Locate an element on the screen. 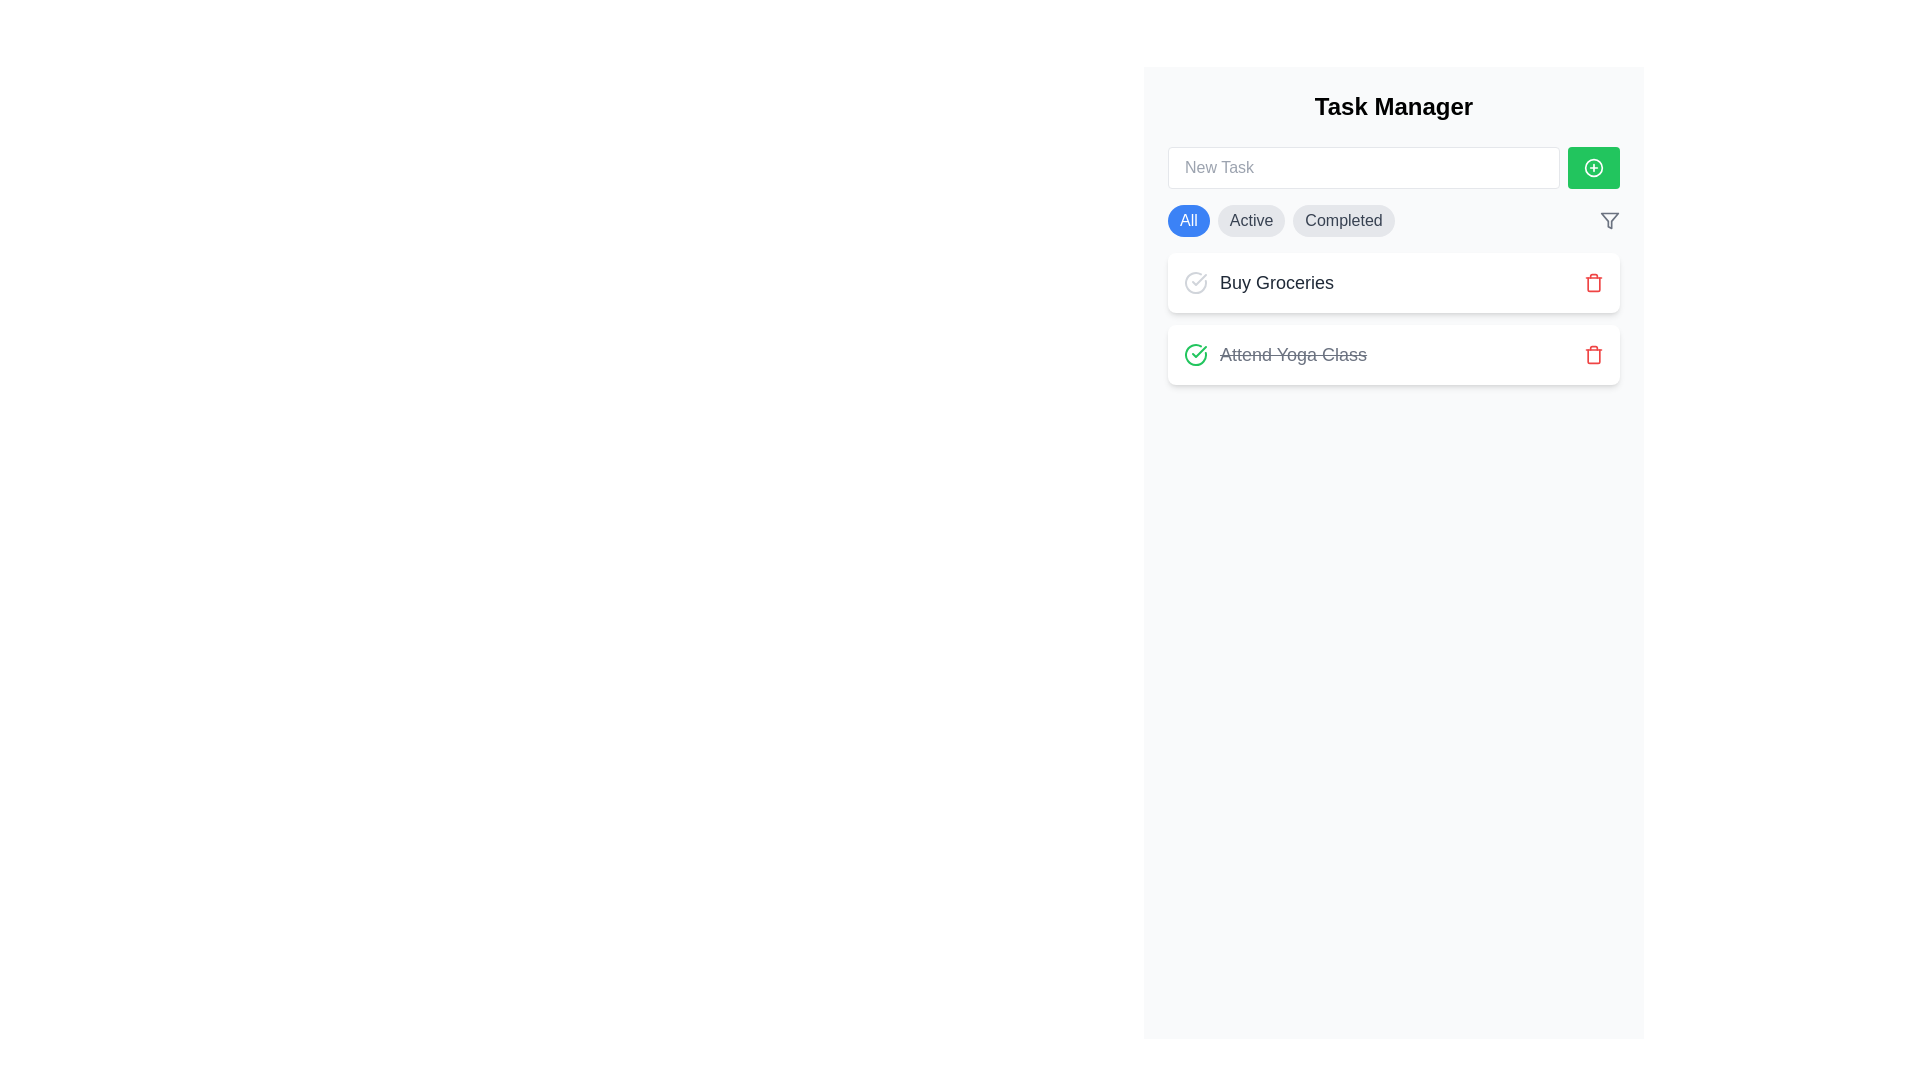 The width and height of the screenshot is (1920, 1080). the filter icon located at the top-right corner of the interface, next to the green plus button, which allows users to manage filters for tasks in the task manager is located at coordinates (1609, 220).